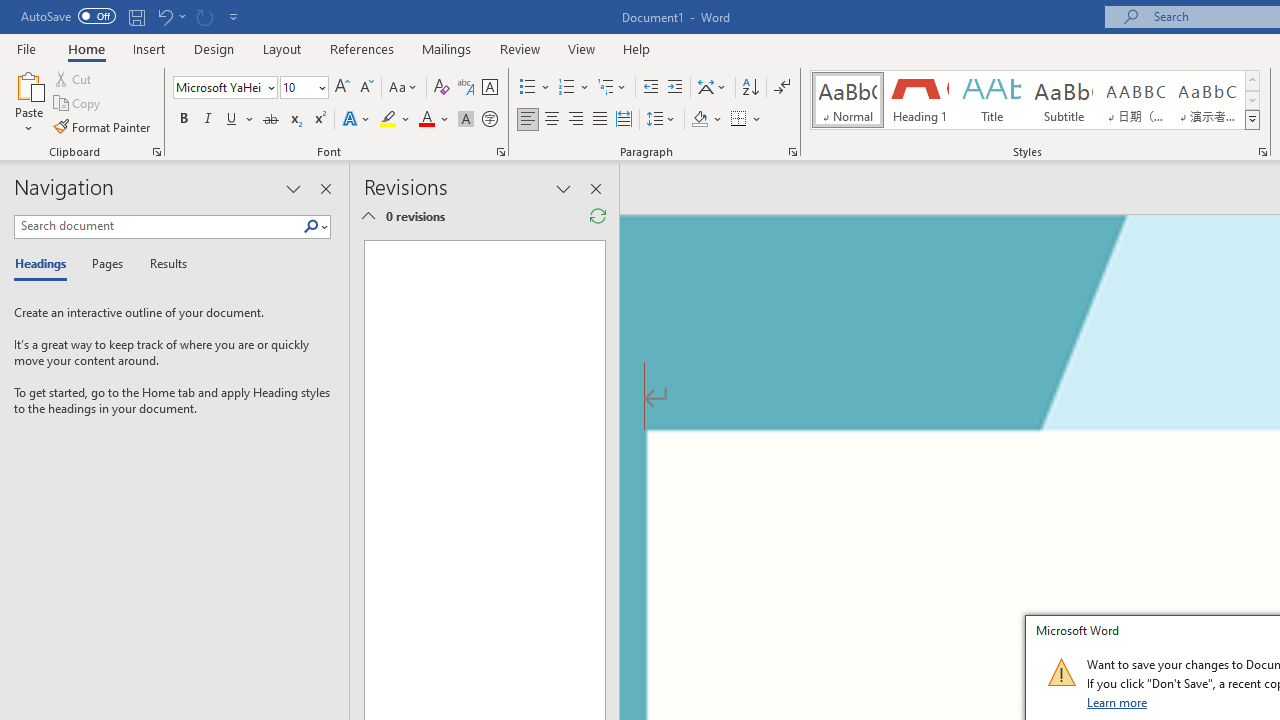 The image size is (1280, 720). I want to click on 'System', so click(10, 11).